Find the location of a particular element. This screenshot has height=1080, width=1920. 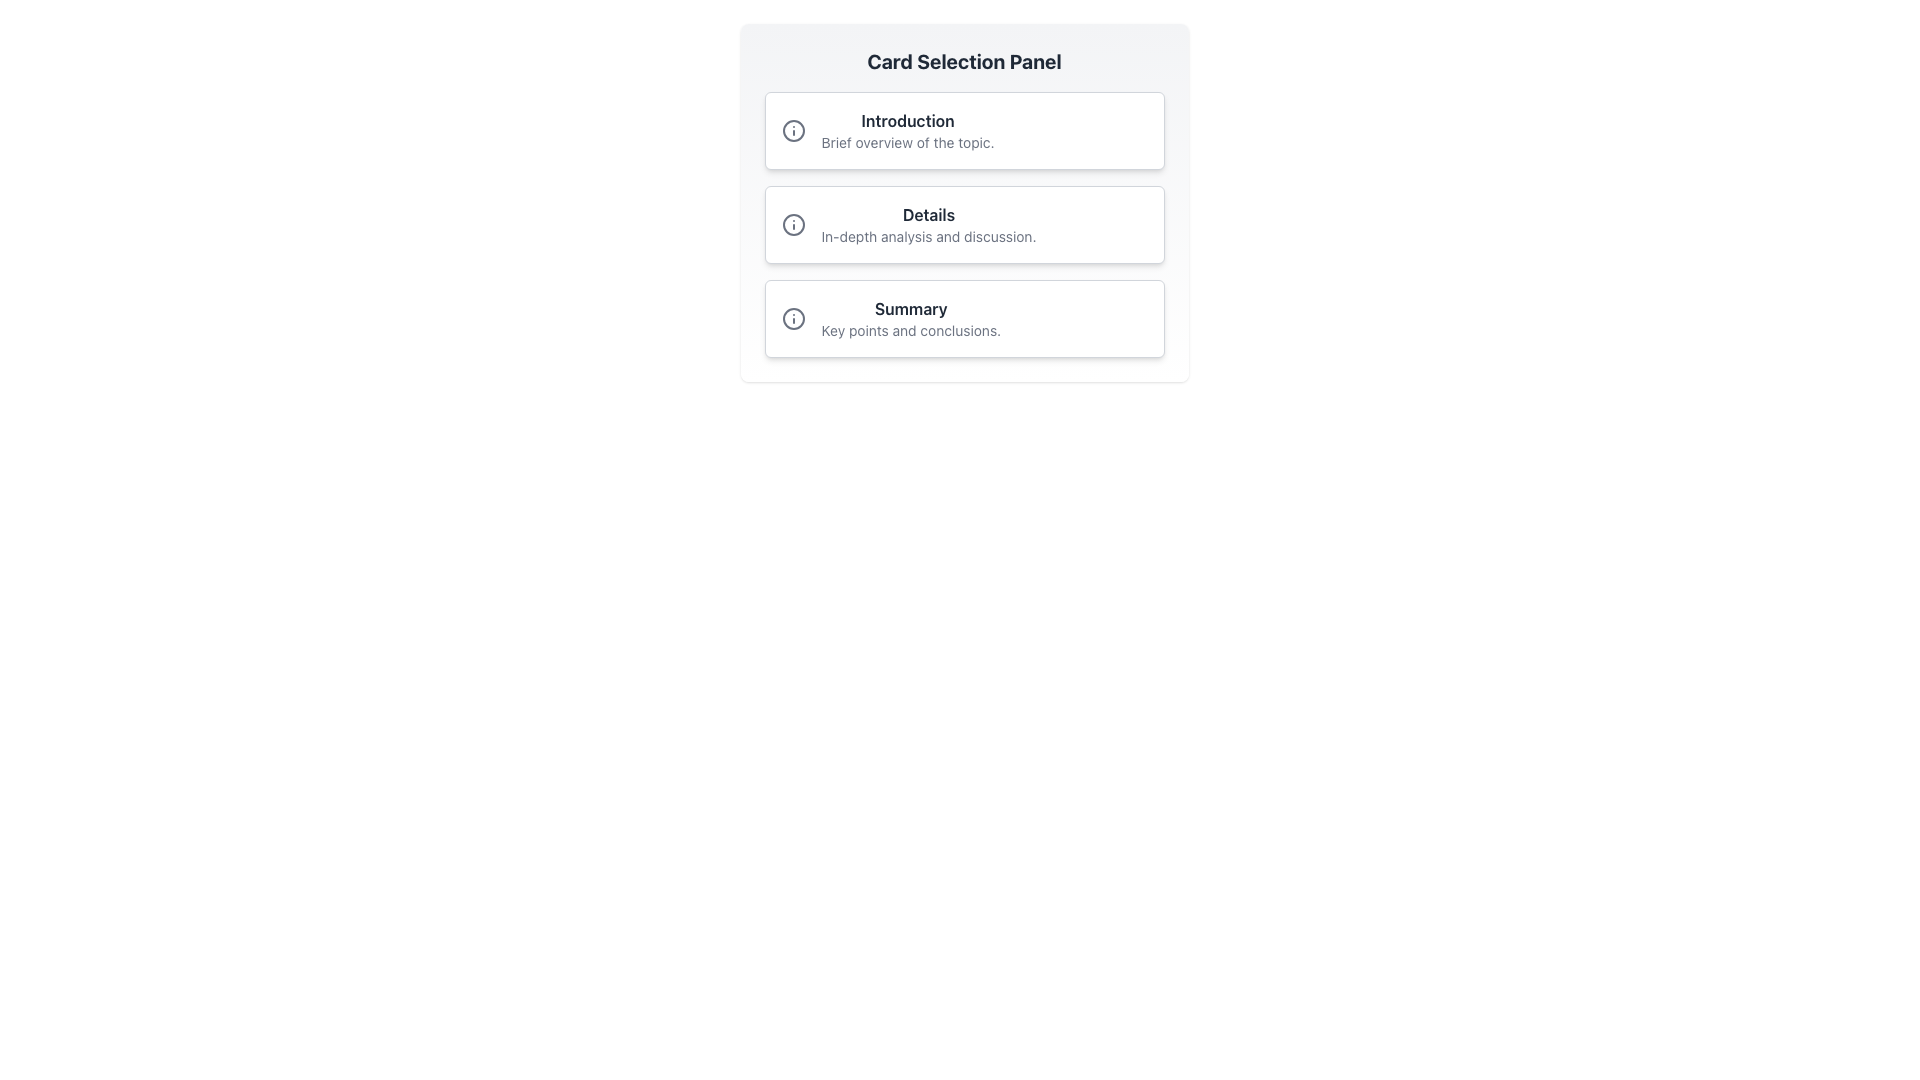

the 'Summary' text block, which is the third card in the 'Card Selection Panel' containing the title 'Summary' and subtitle 'Key points and conclusions.' is located at coordinates (910, 318).